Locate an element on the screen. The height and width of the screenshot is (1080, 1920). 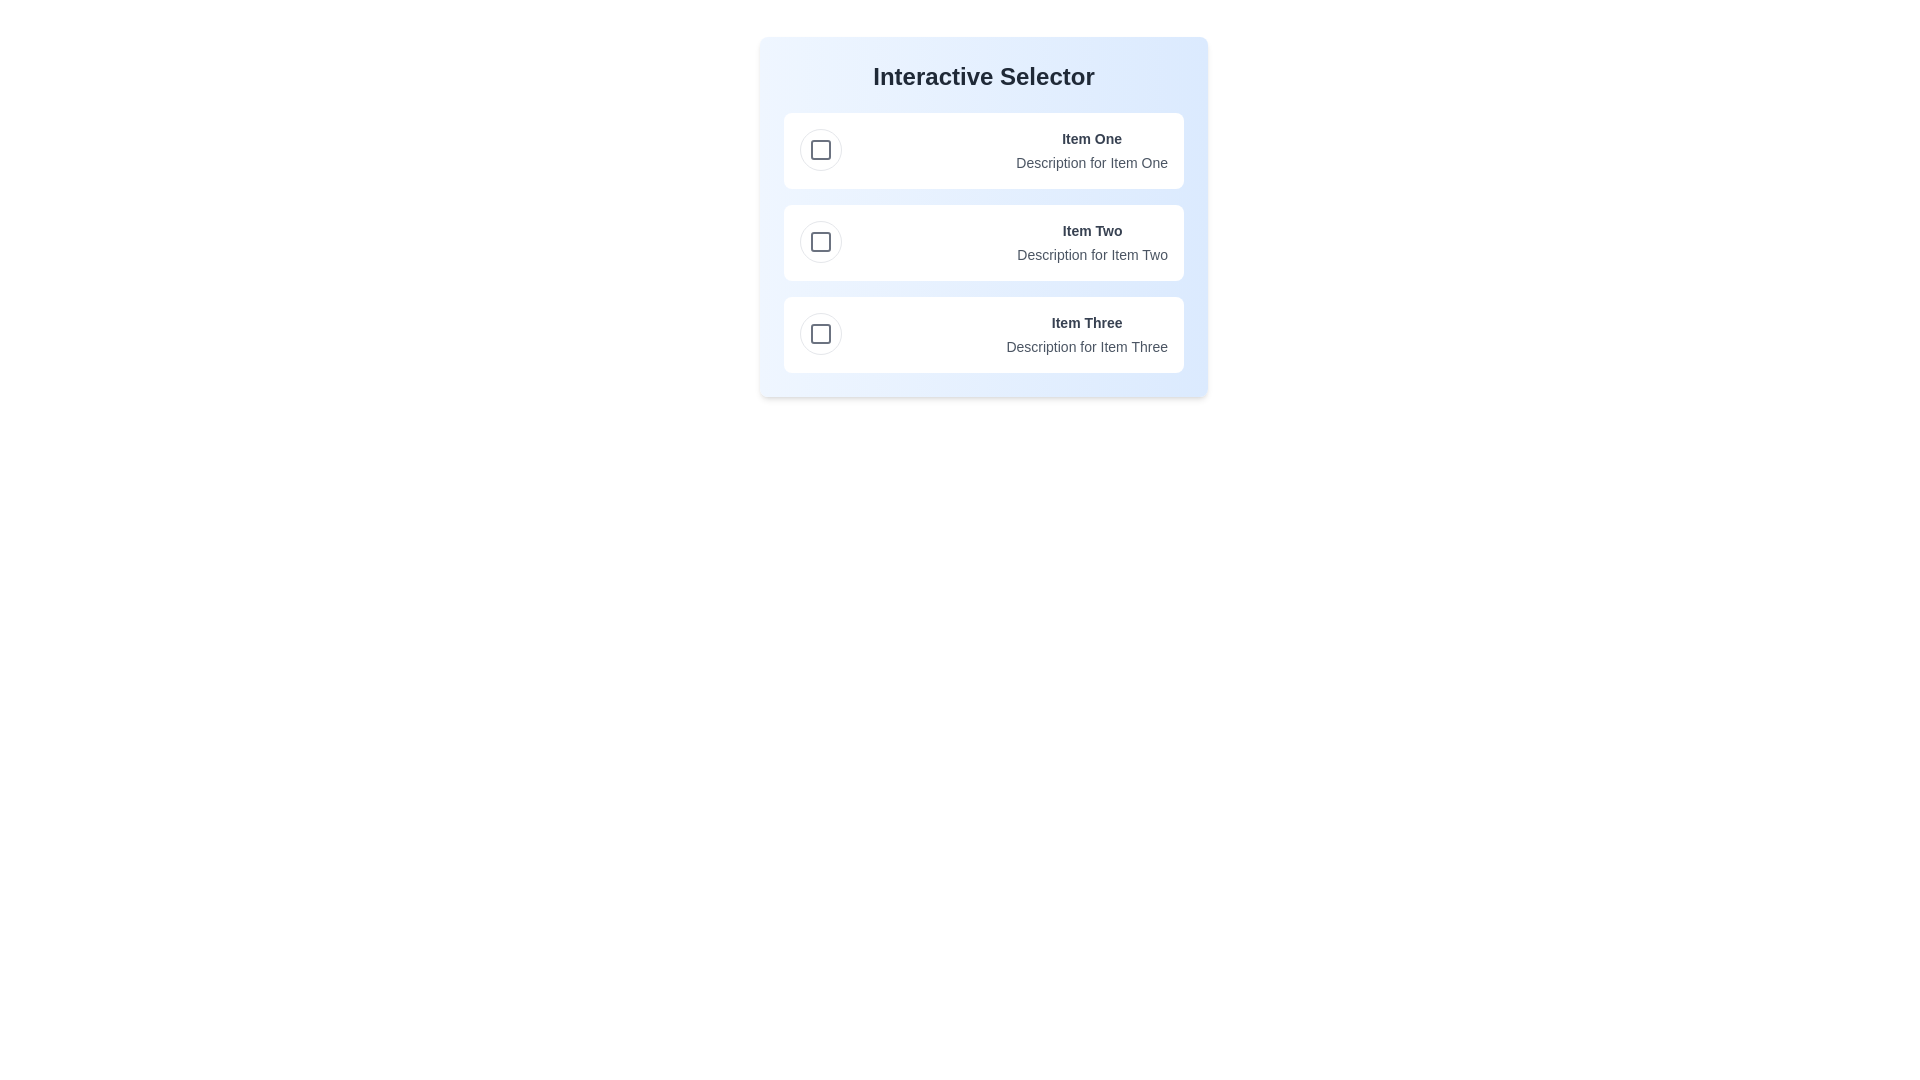
the first square selectable icon (checkbox-style) located on the left side of the row labeled 'Item One' is located at coordinates (820, 149).